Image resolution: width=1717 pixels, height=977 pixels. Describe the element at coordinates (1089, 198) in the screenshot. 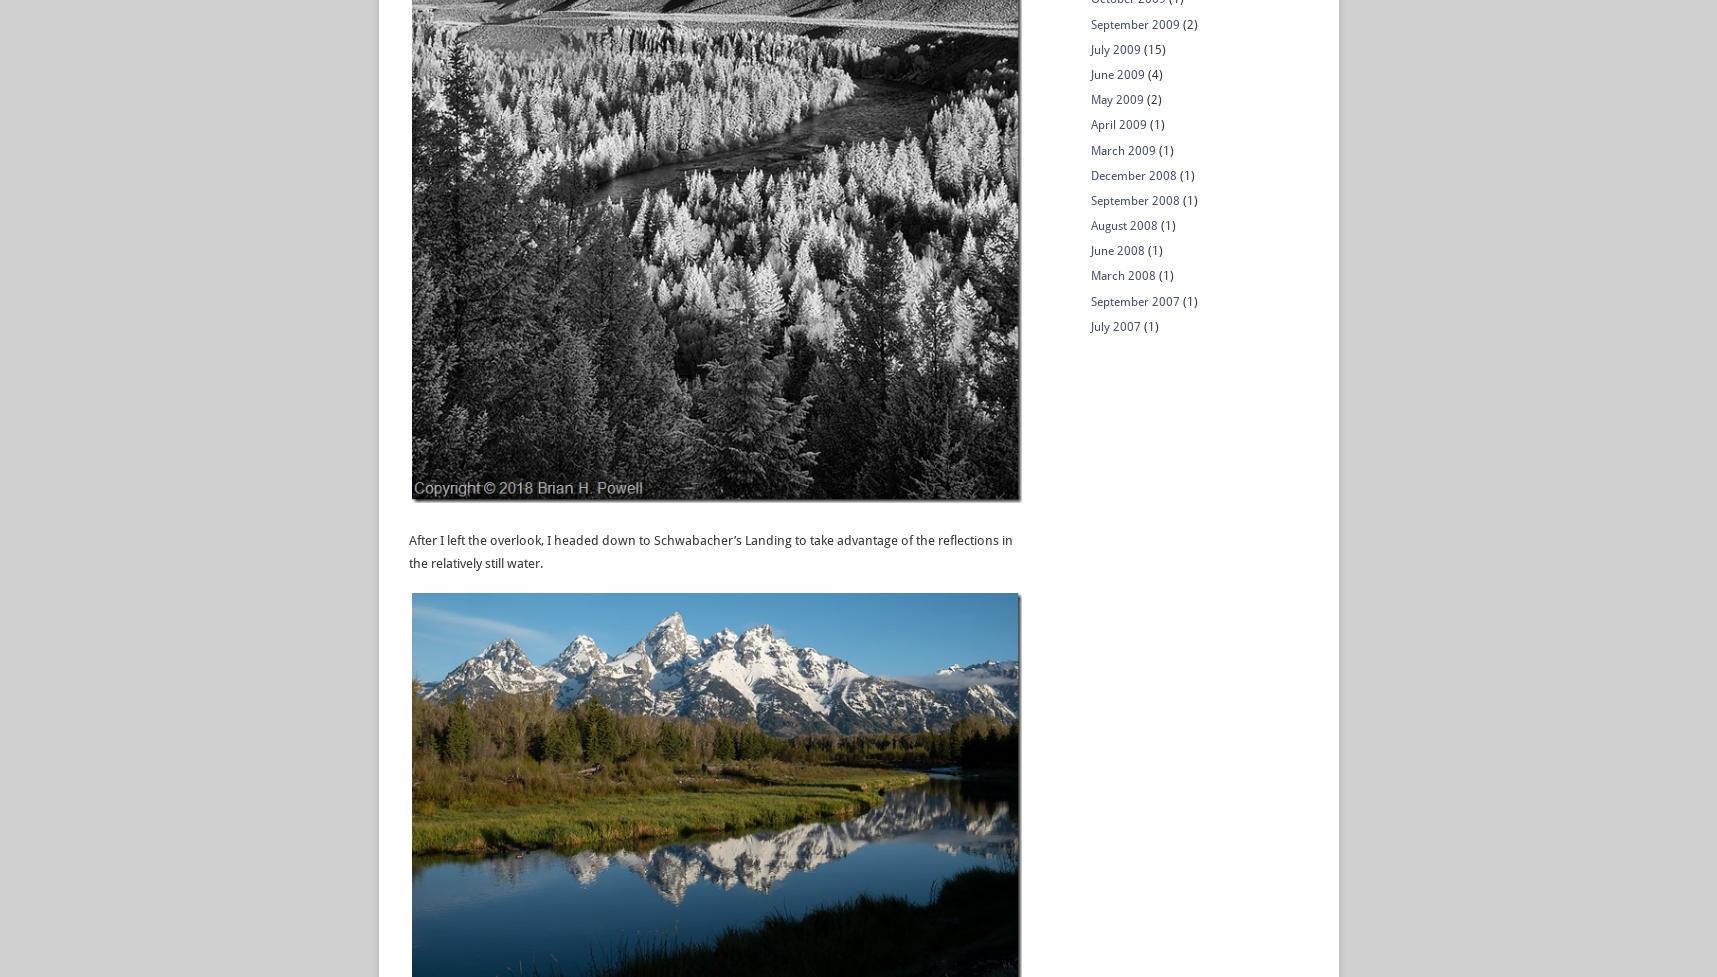

I see `'September 2008'` at that location.